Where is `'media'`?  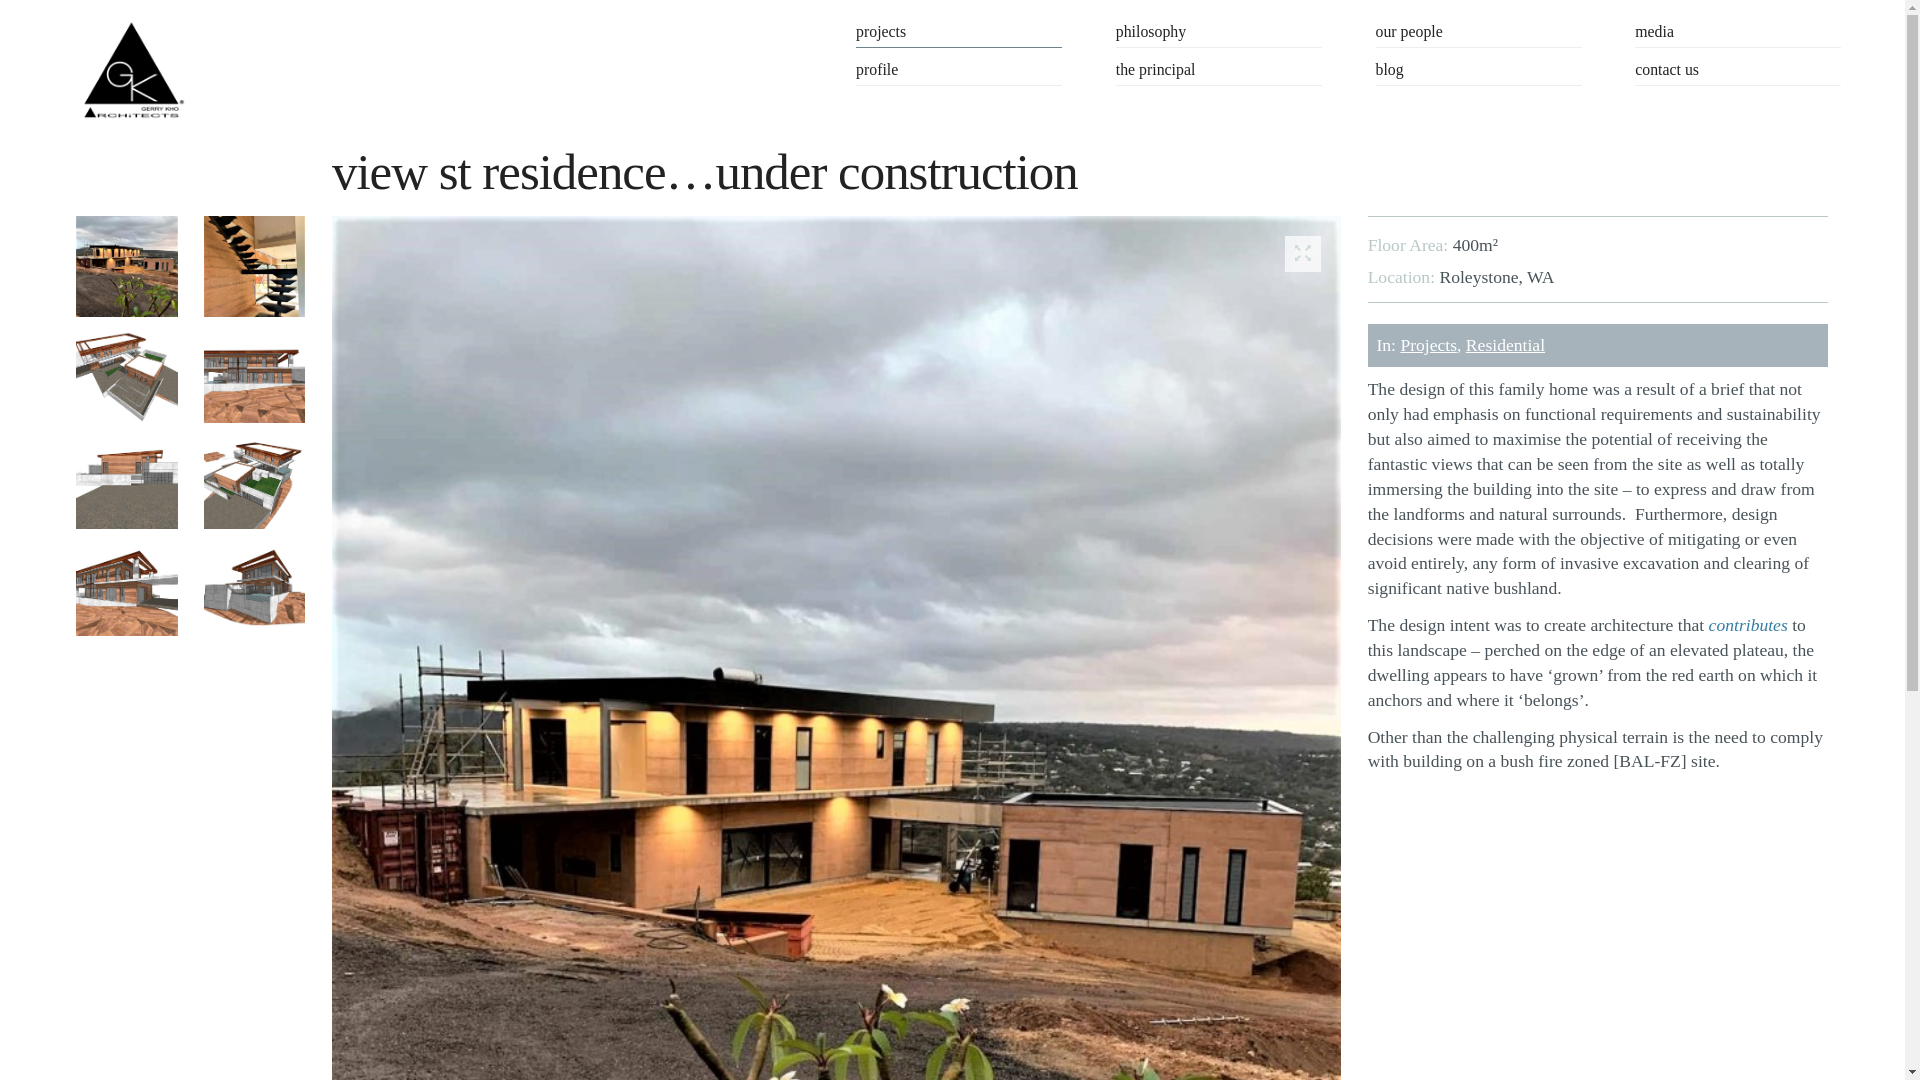
'media' is located at coordinates (1736, 34).